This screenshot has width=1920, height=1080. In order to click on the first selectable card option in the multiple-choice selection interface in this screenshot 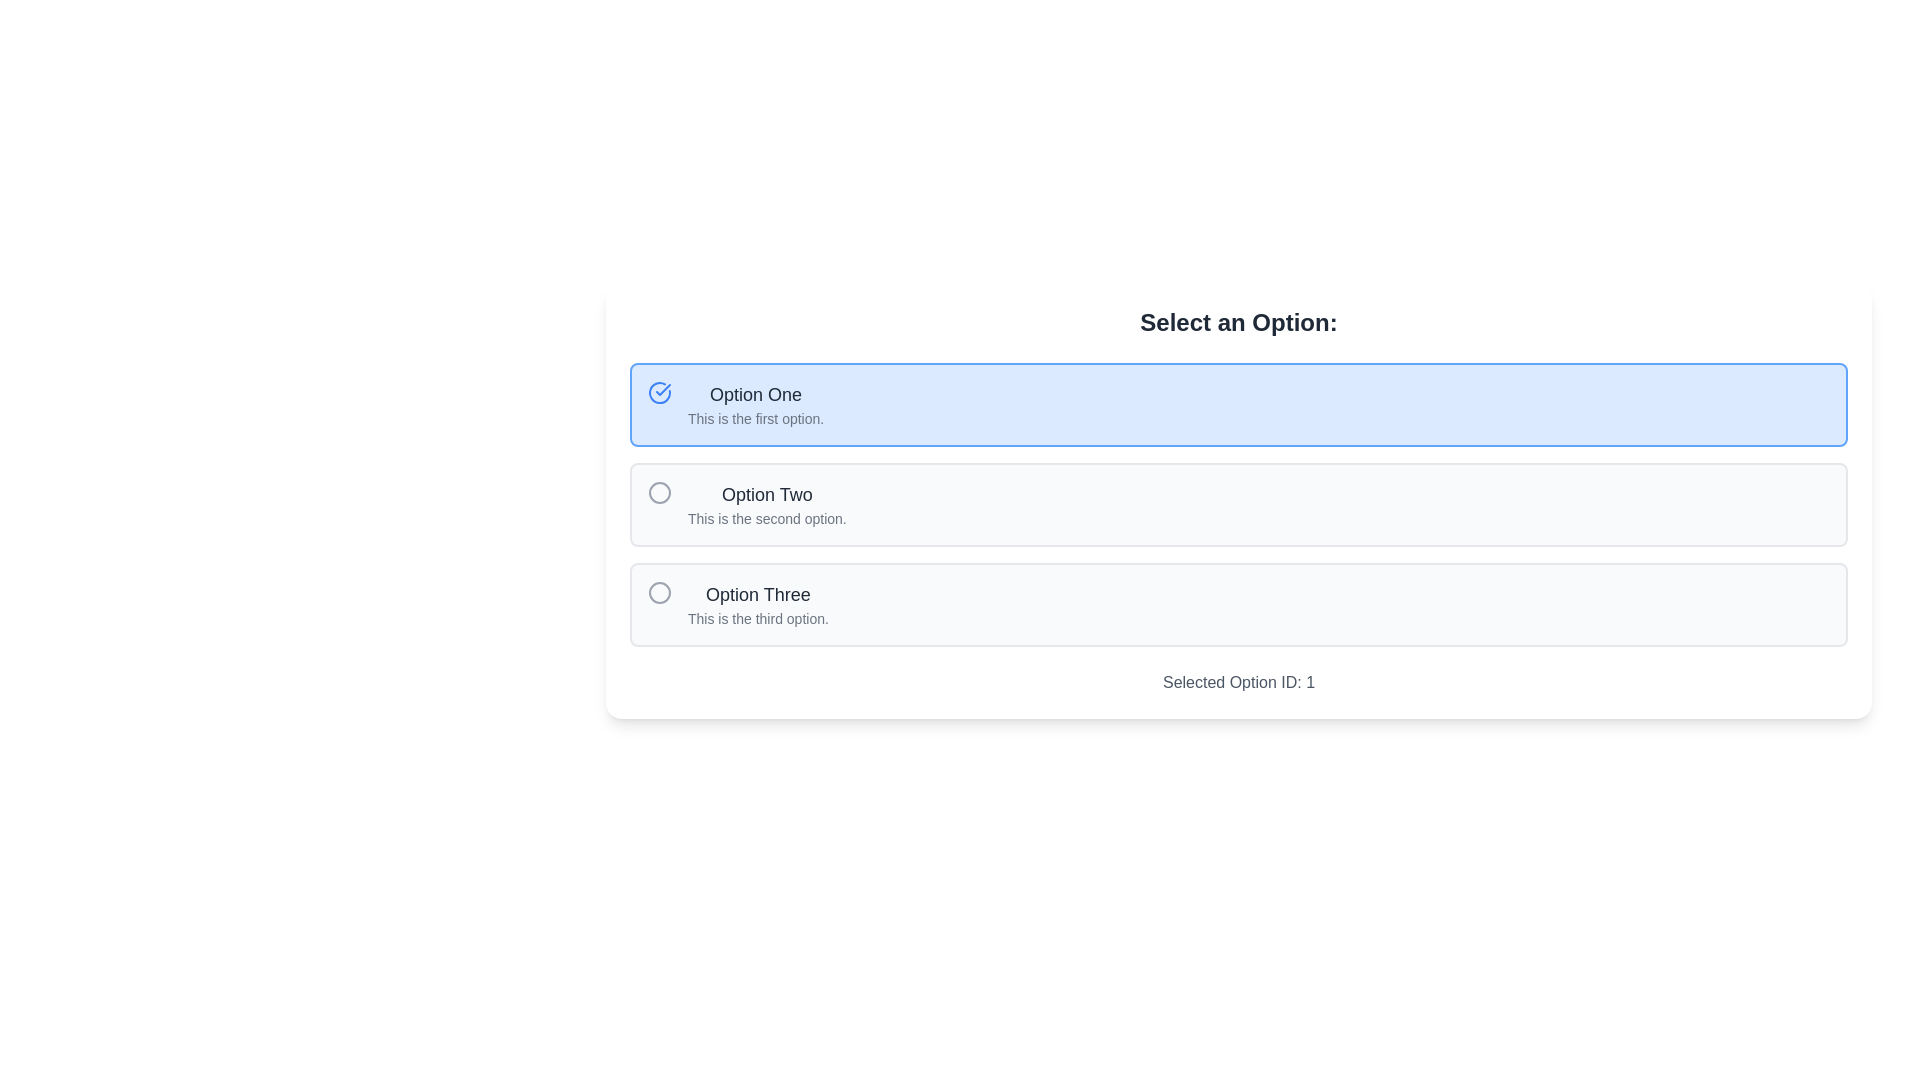, I will do `click(1237, 405)`.